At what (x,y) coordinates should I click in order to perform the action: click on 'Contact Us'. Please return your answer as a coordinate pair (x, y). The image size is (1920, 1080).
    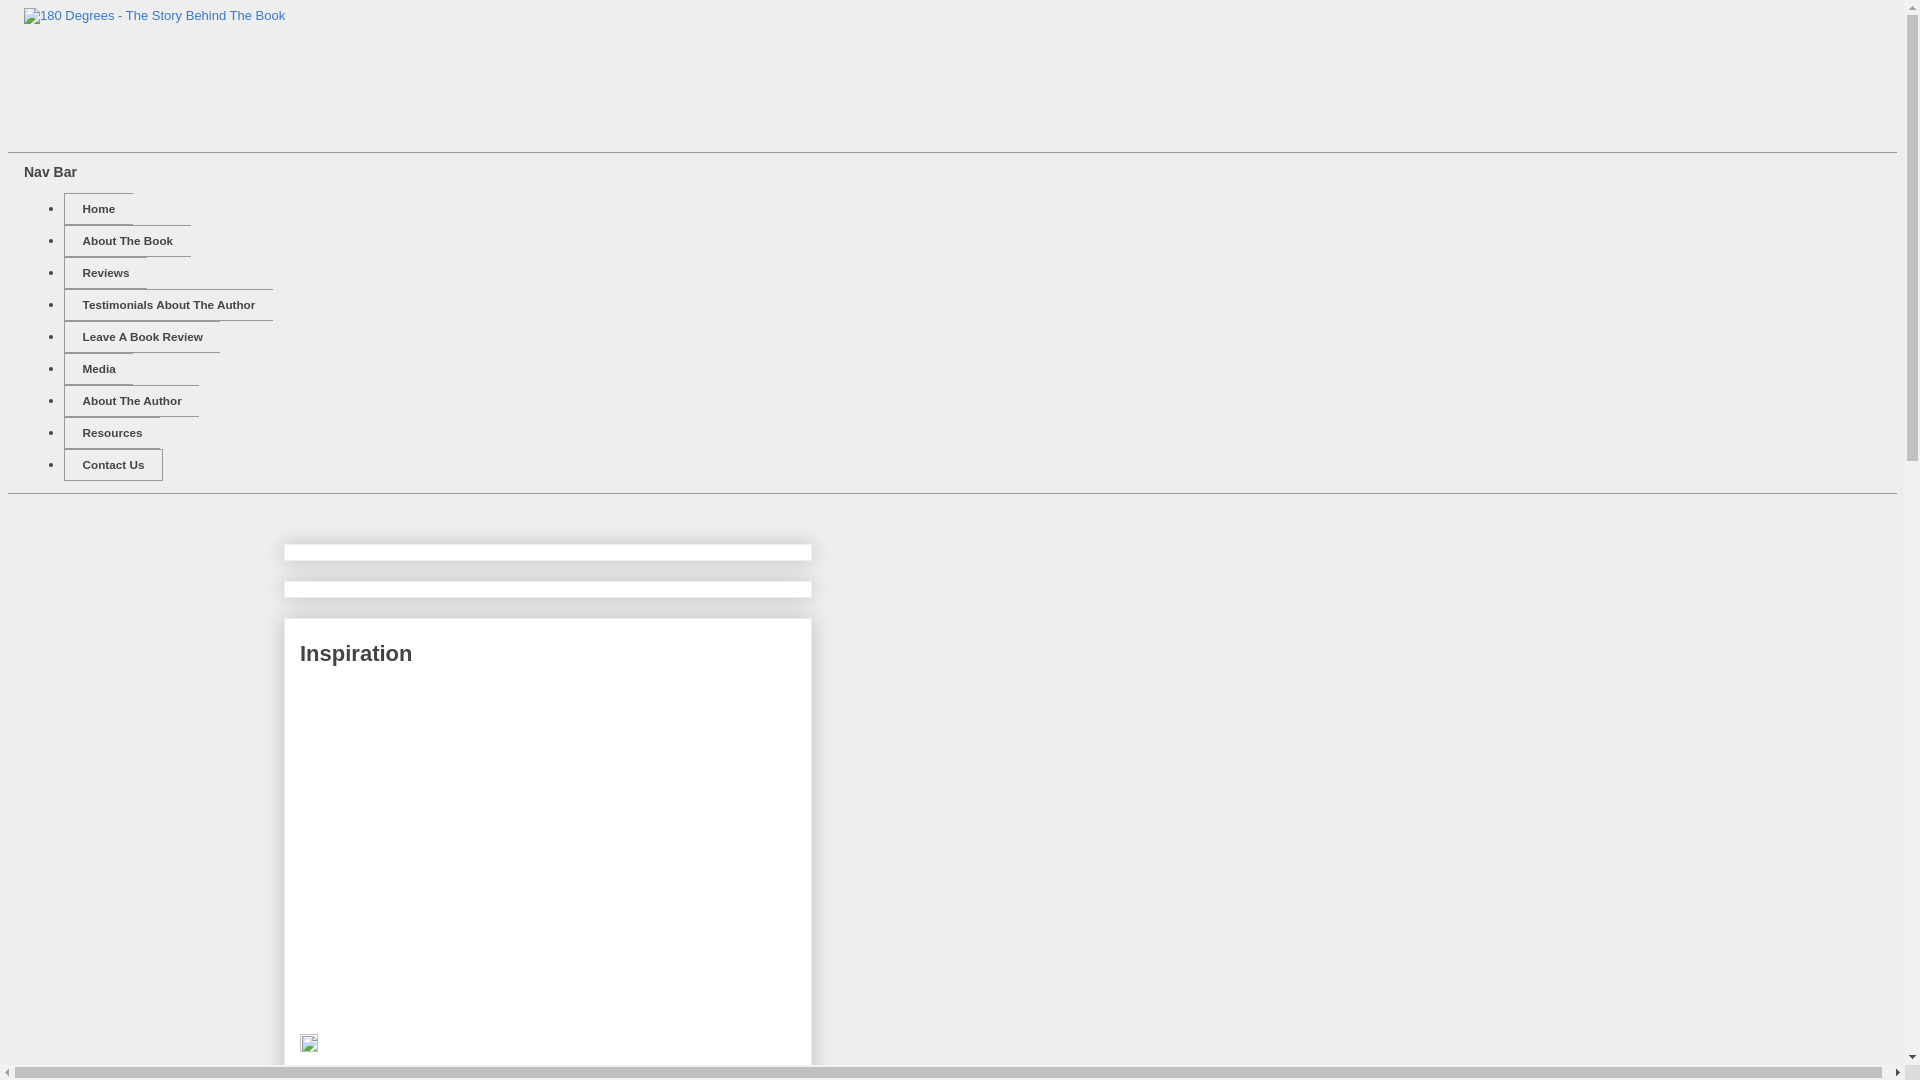
    Looking at the image, I should click on (112, 465).